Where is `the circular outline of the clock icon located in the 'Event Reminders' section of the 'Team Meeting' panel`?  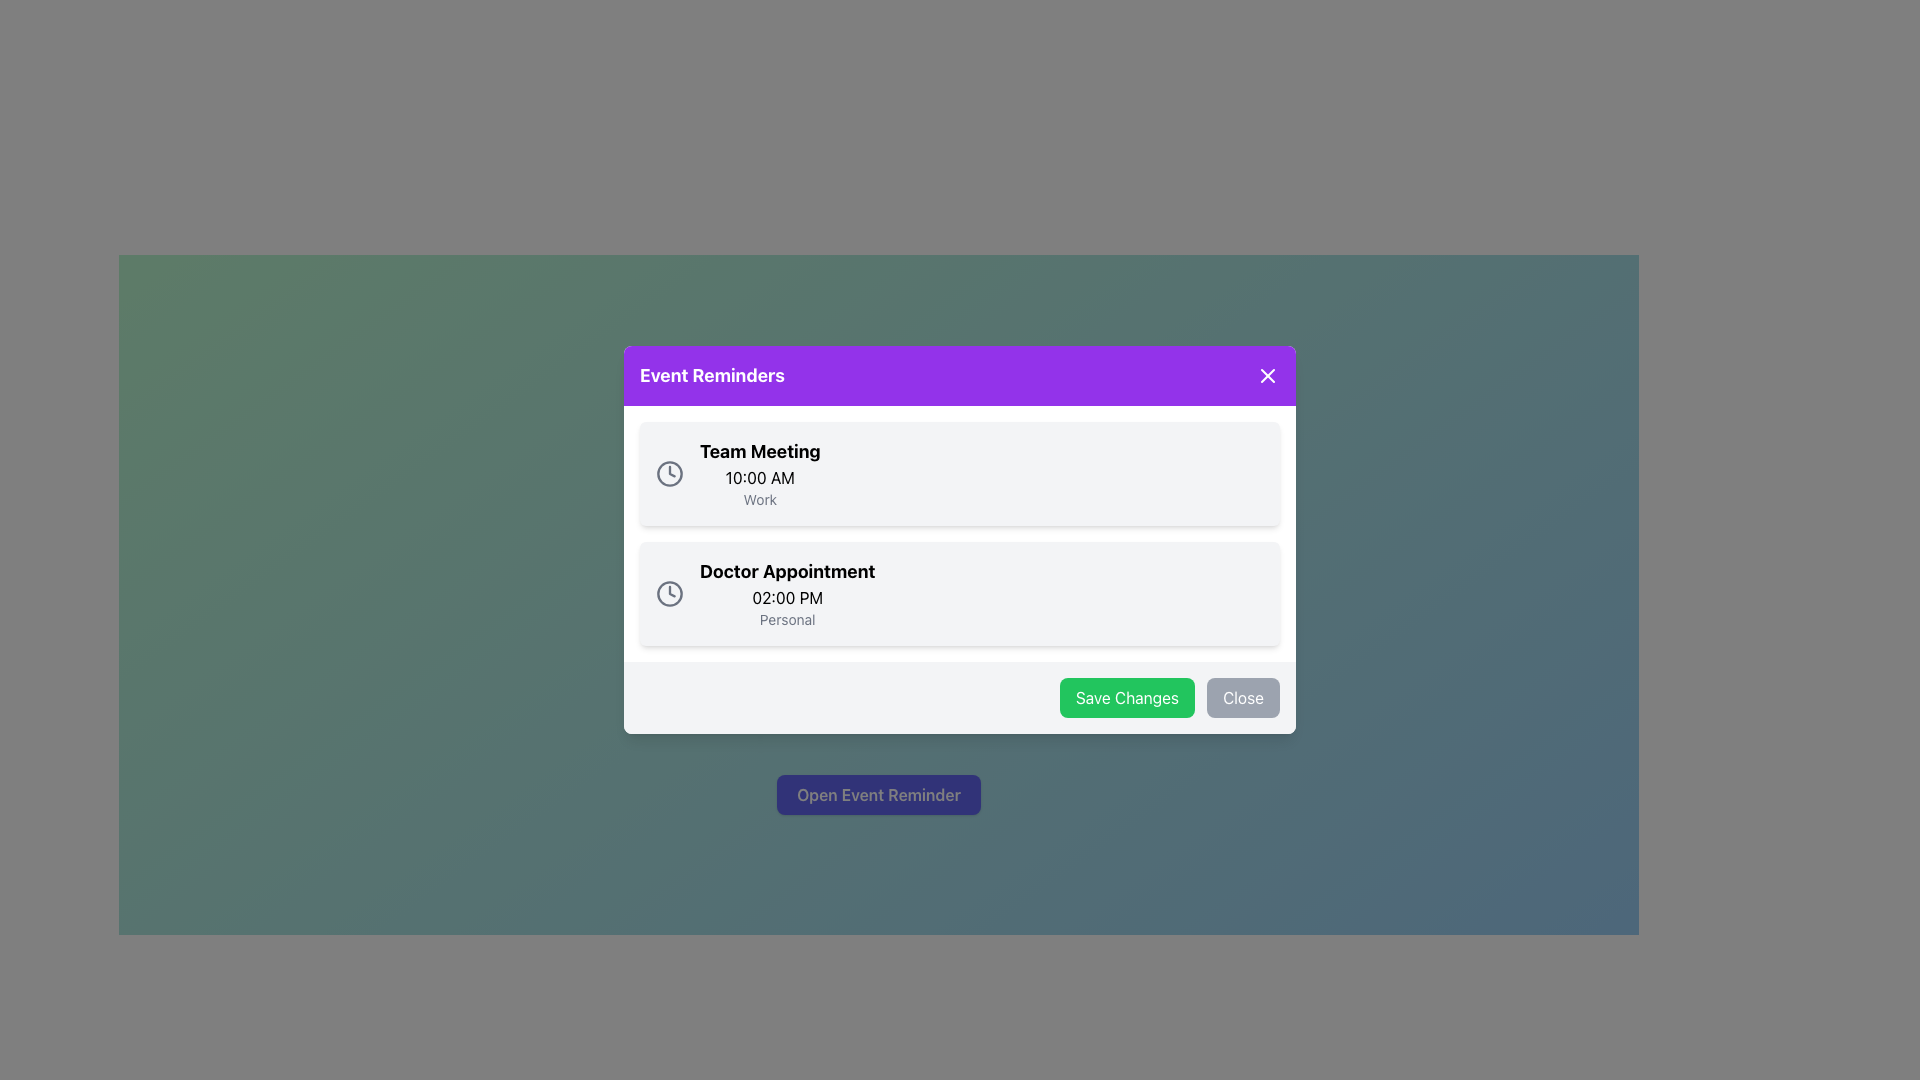 the circular outline of the clock icon located in the 'Event Reminders' section of the 'Team Meeting' panel is located at coordinates (670, 593).